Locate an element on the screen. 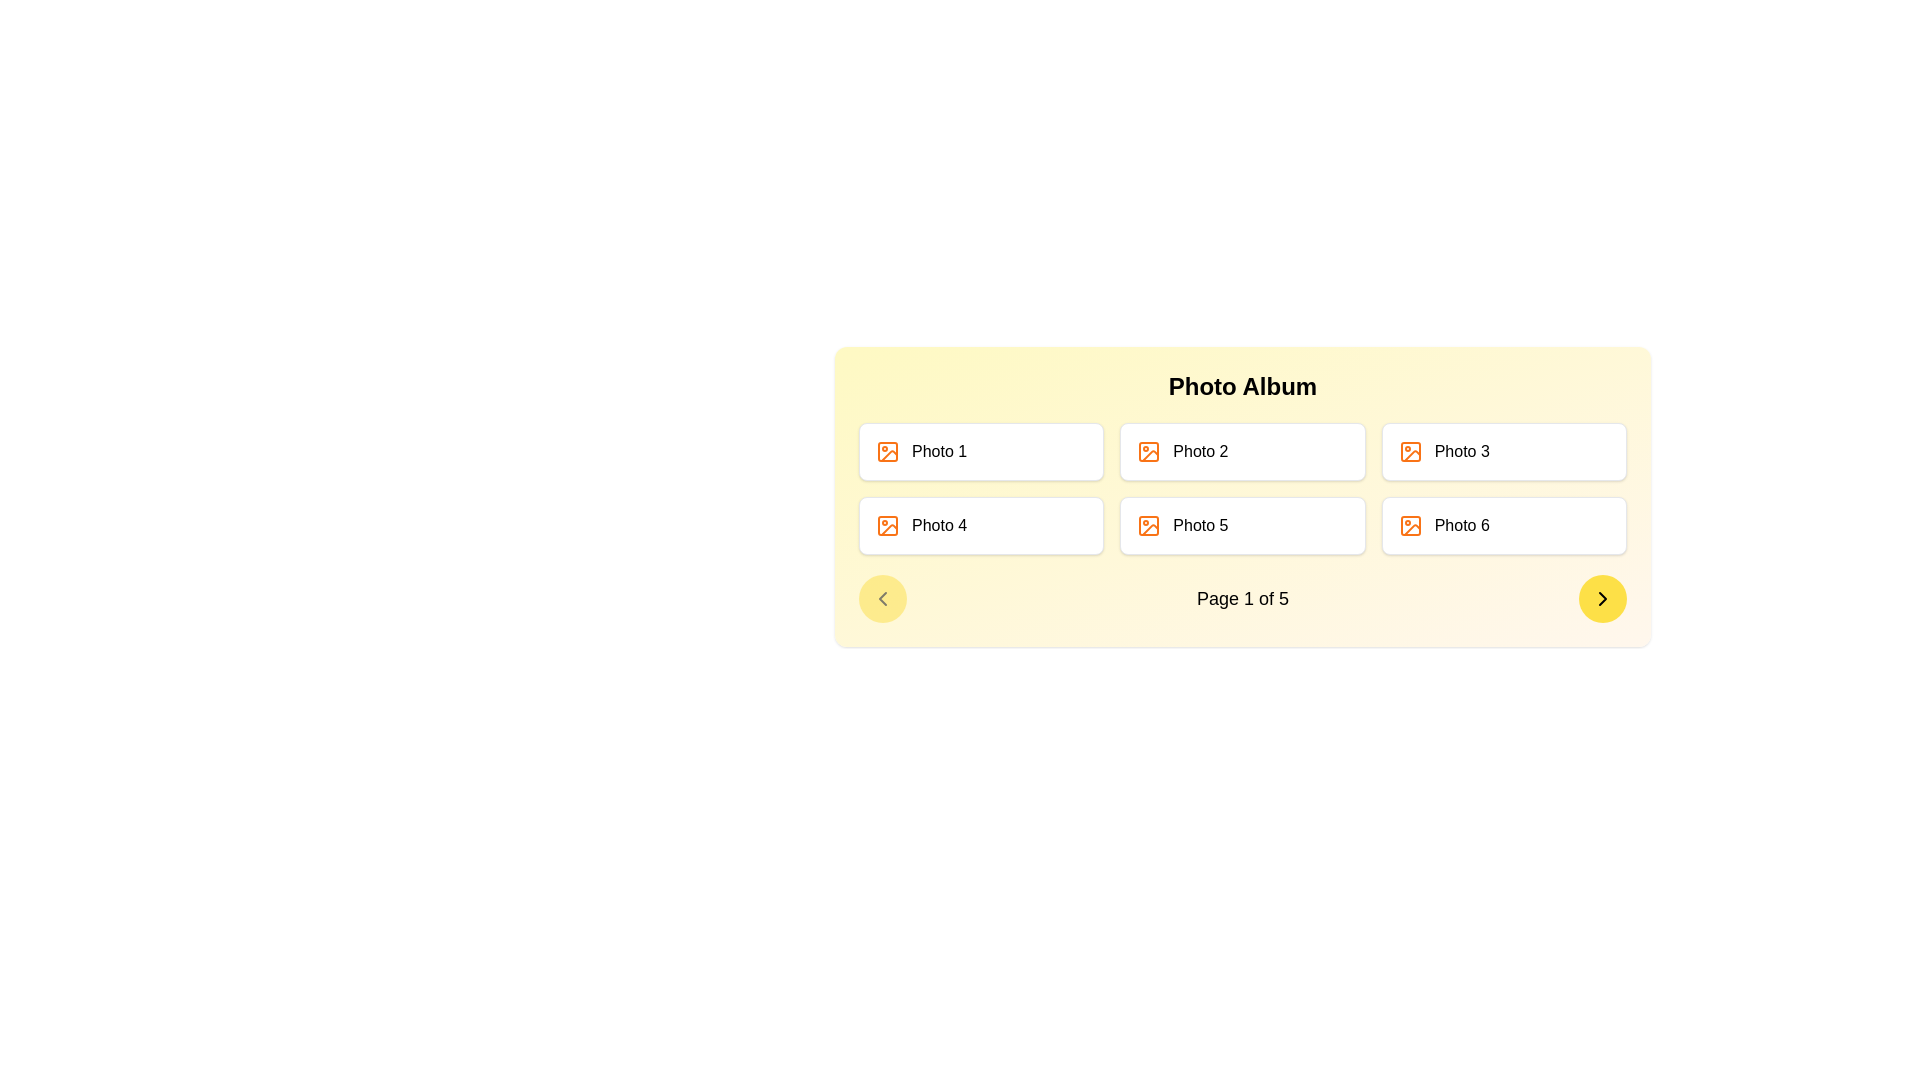 The image size is (1920, 1080). the navigation button located at the bottom-right corner of the 'Page 1 of 5' area is located at coordinates (1603, 597).